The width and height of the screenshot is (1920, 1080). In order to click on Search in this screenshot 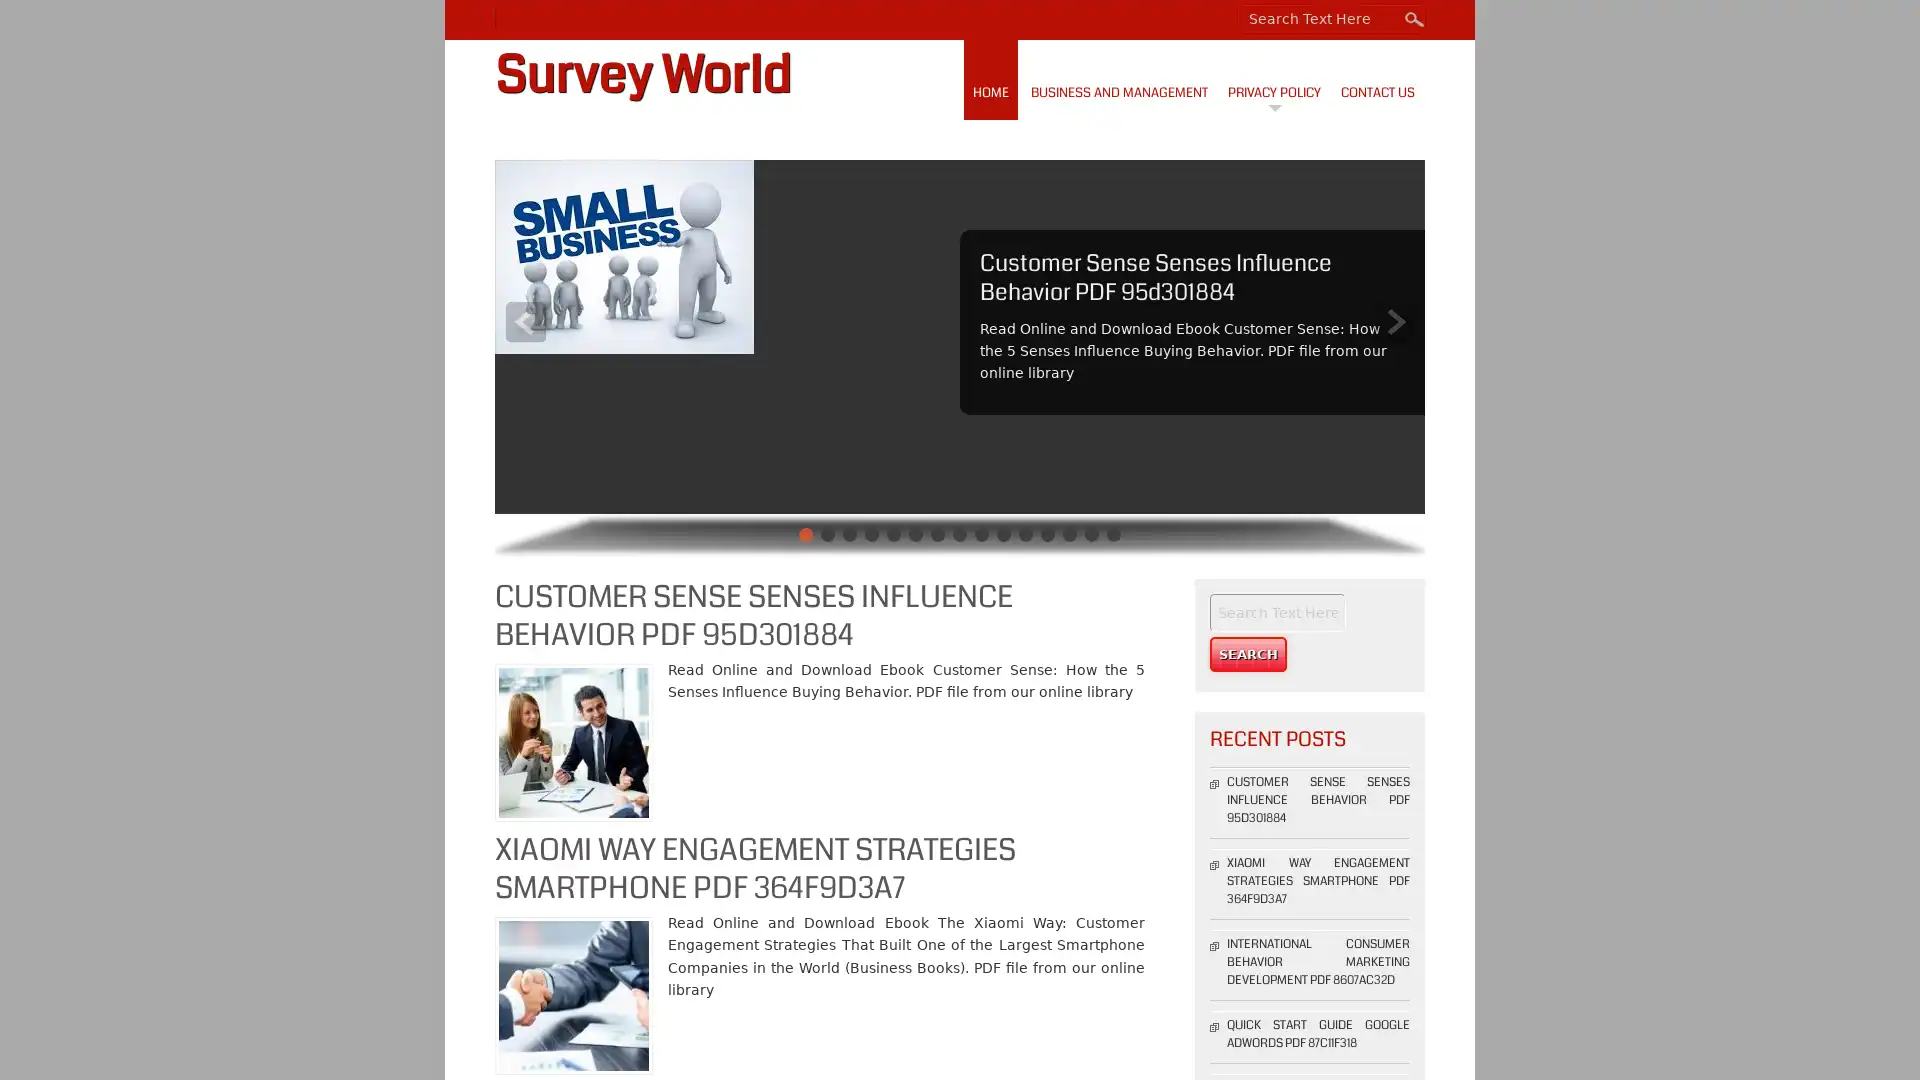, I will do `click(1247, 654)`.